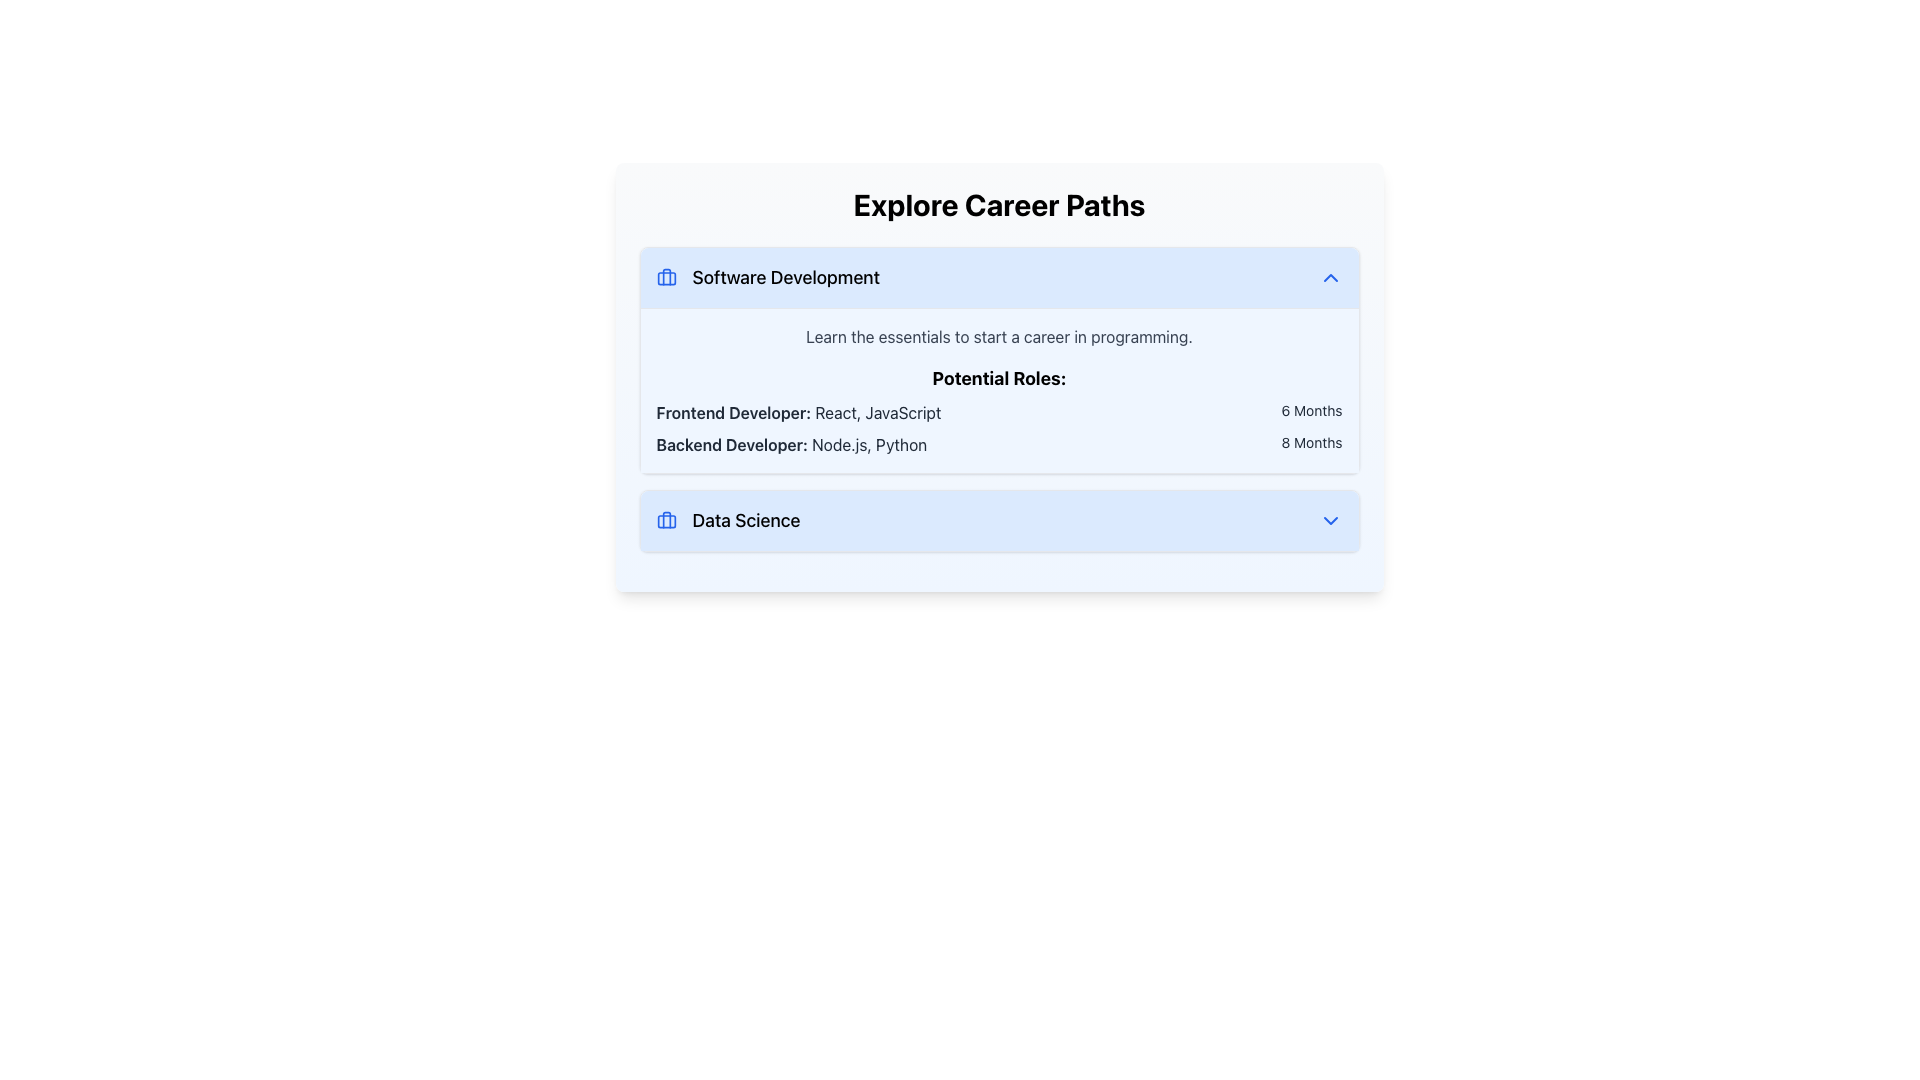  I want to click on the first list item in the 'Potential Roles' section that describes the 'Frontend Developer' job role to interact with it, so click(999, 411).